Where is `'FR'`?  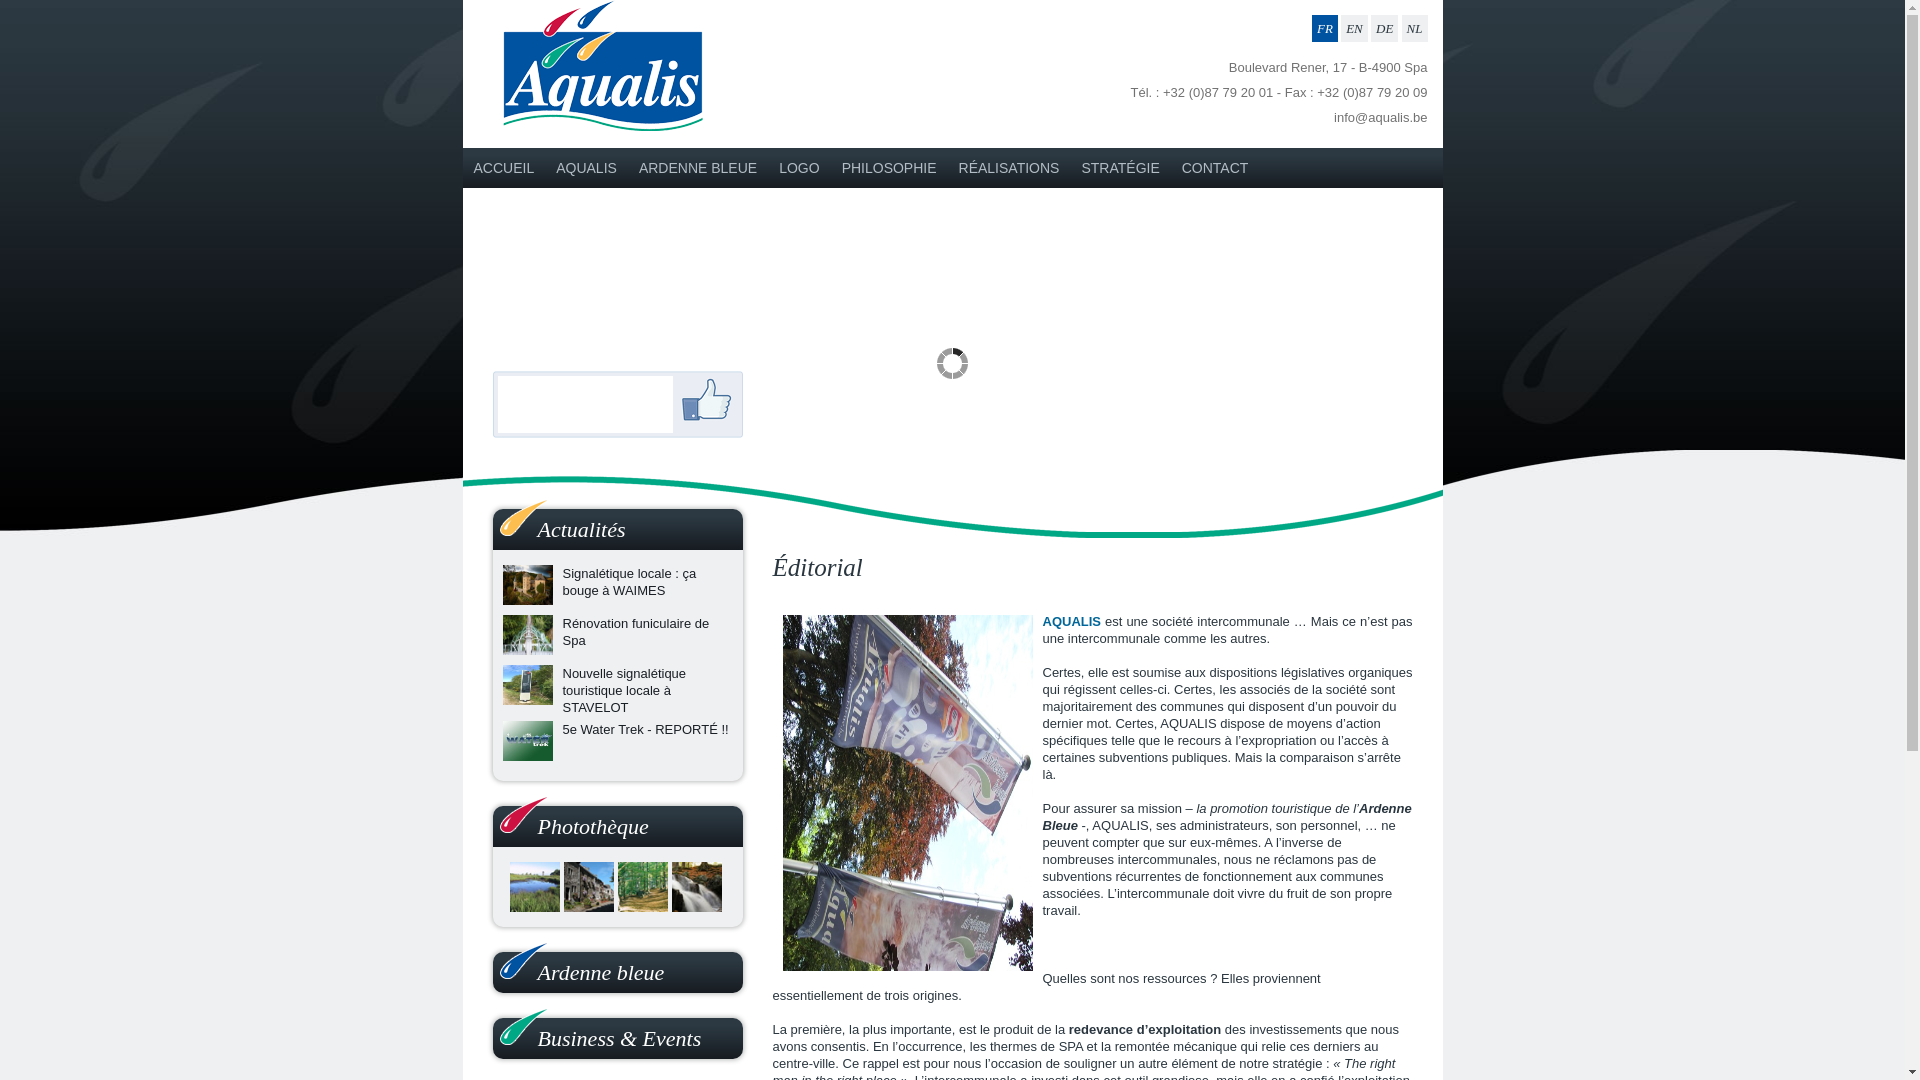 'FR' is located at coordinates (1324, 28).